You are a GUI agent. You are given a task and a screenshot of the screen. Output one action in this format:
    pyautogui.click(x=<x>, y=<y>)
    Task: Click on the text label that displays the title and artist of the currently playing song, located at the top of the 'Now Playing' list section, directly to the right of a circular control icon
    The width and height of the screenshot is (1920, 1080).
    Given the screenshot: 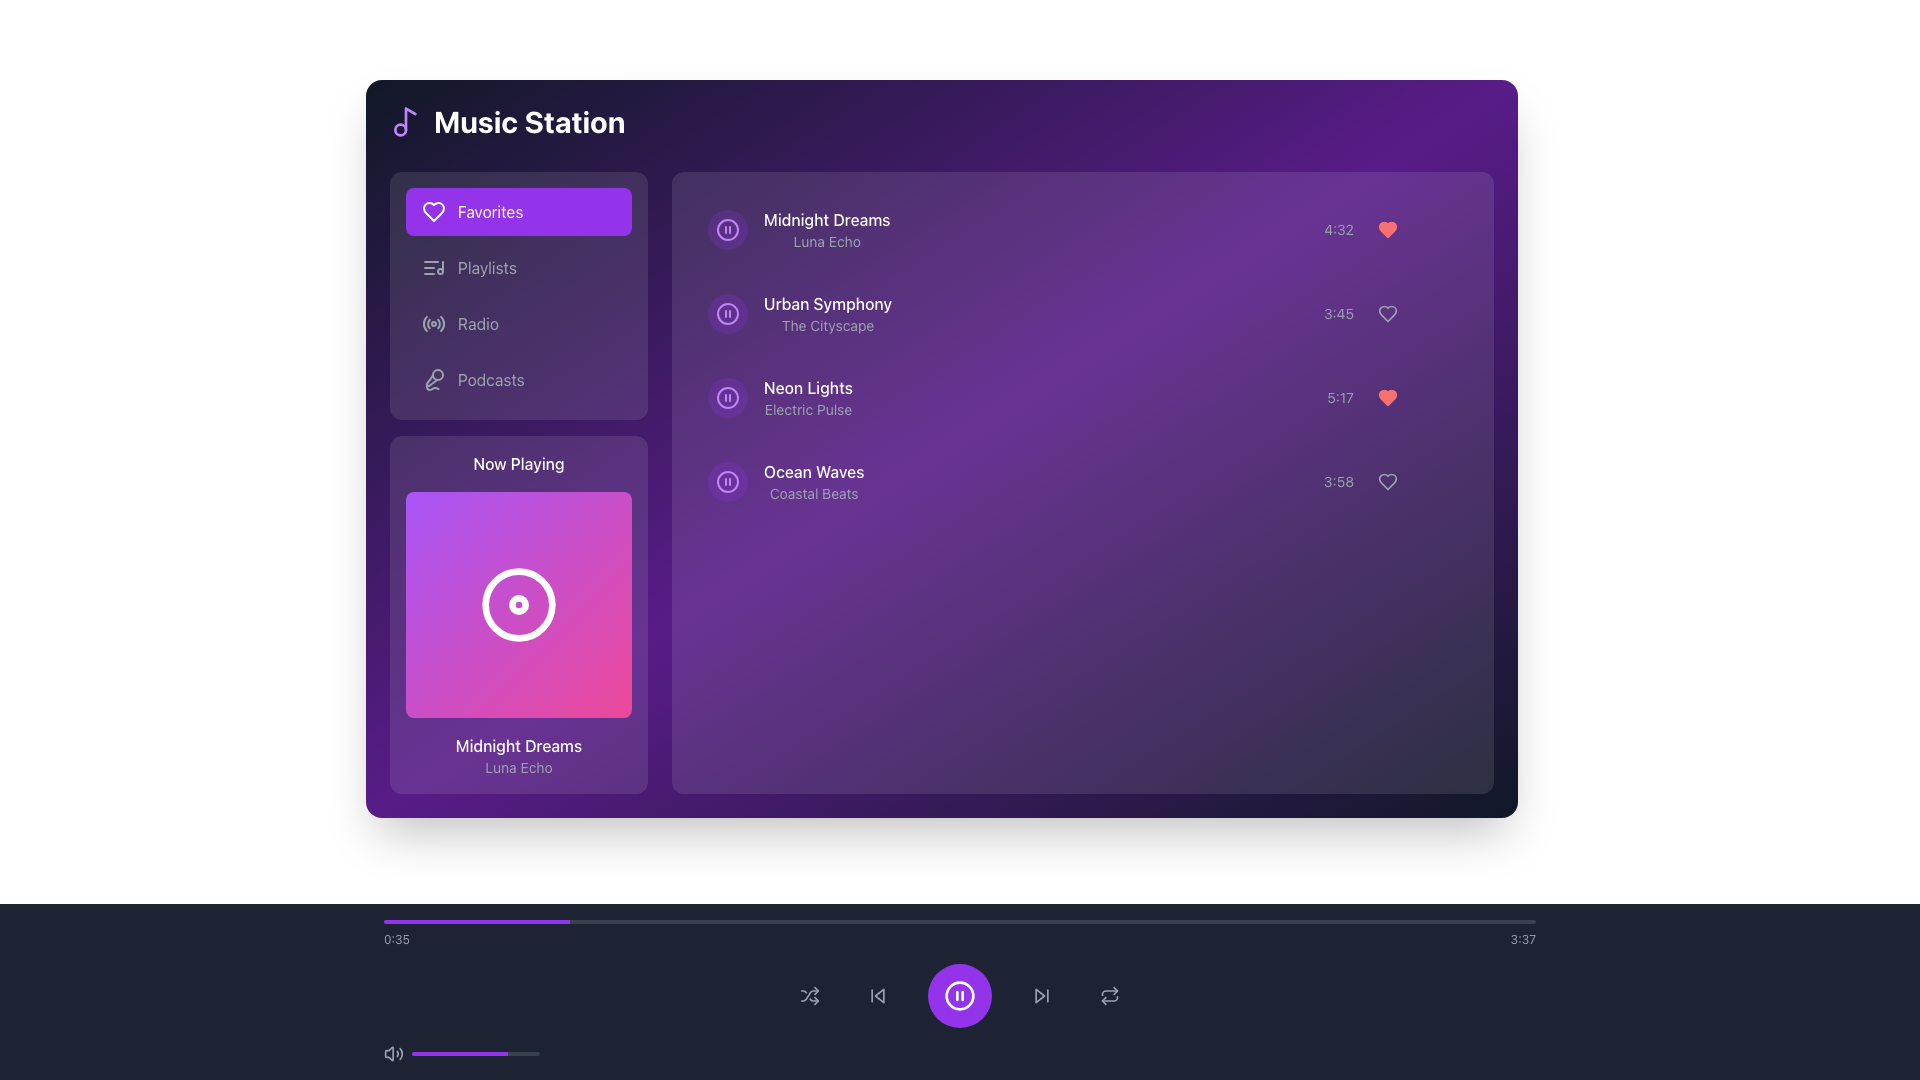 What is the action you would take?
    pyautogui.click(x=827, y=229)
    